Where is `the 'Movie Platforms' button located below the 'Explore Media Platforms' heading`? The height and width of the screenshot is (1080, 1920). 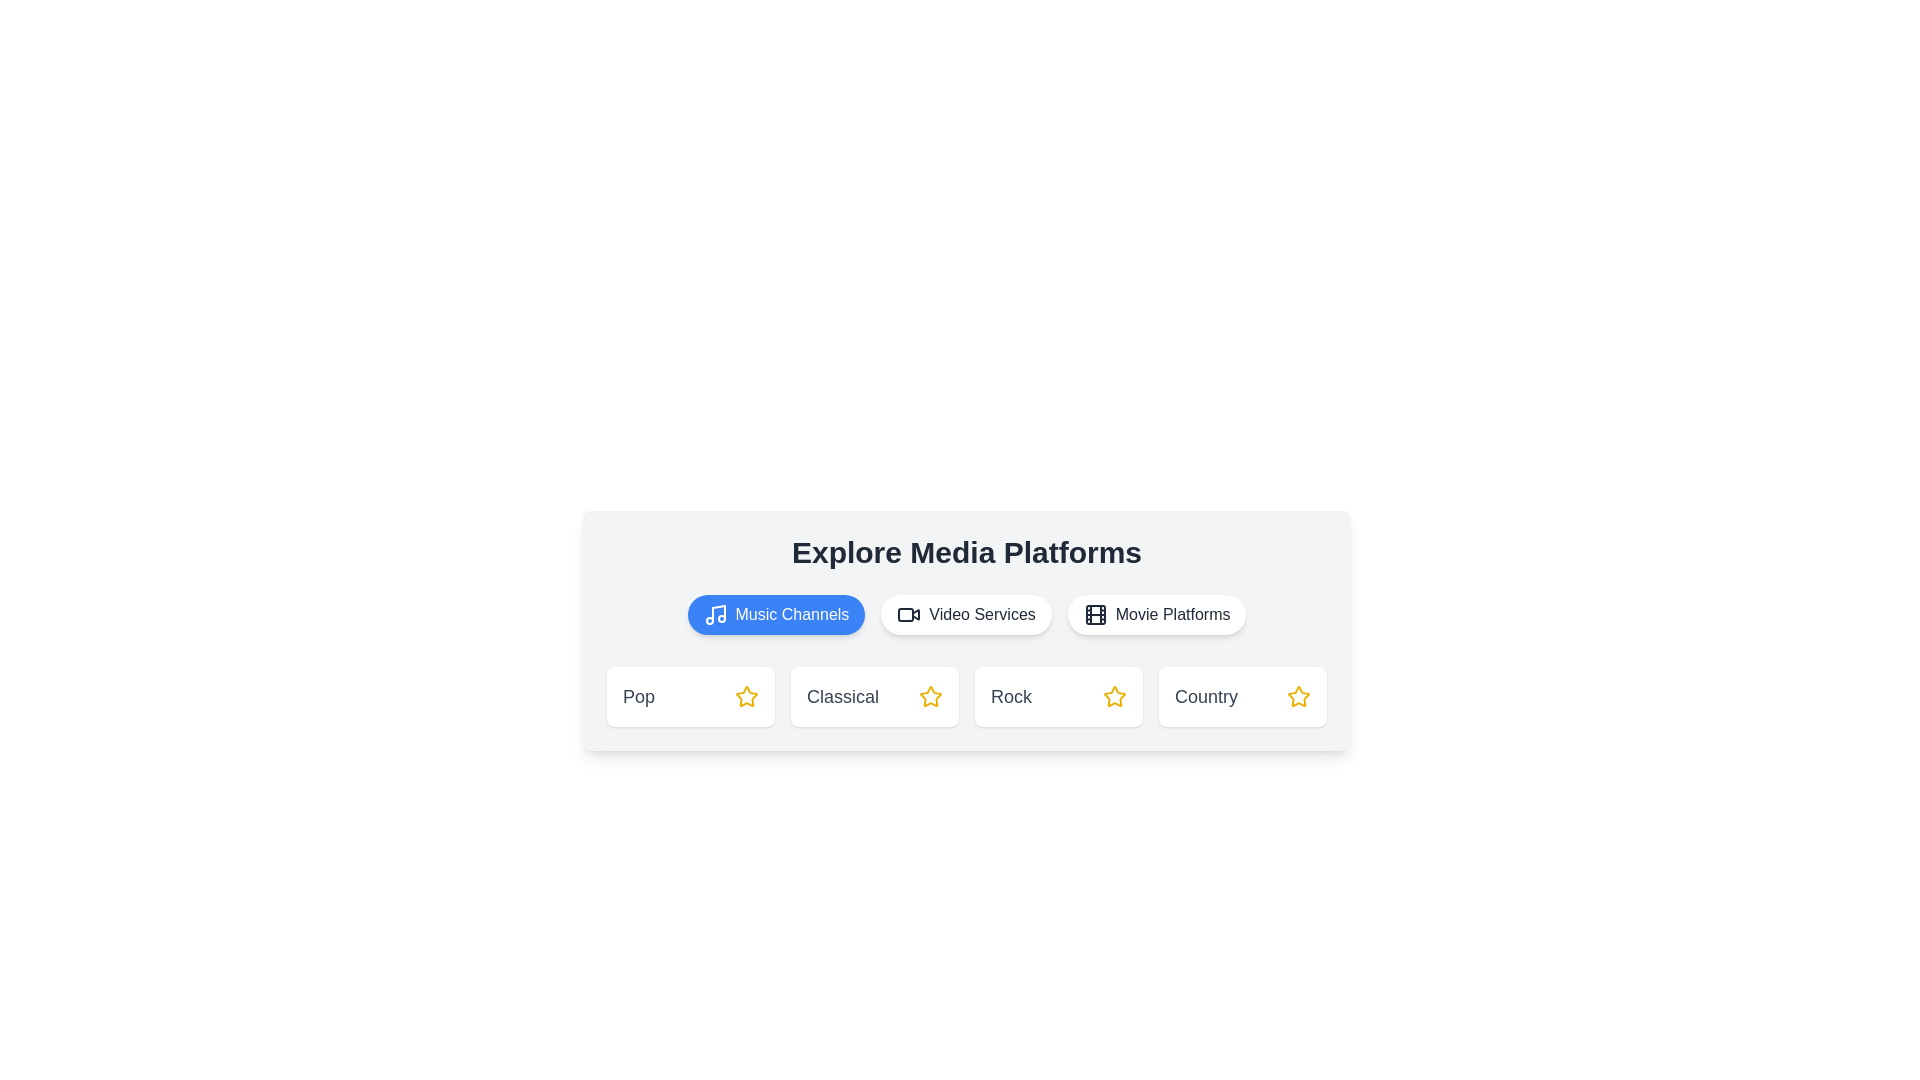 the 'Movie Platforms' button located below the 'Explore Media Platforms' heading is located at coordinates (1157, 613).